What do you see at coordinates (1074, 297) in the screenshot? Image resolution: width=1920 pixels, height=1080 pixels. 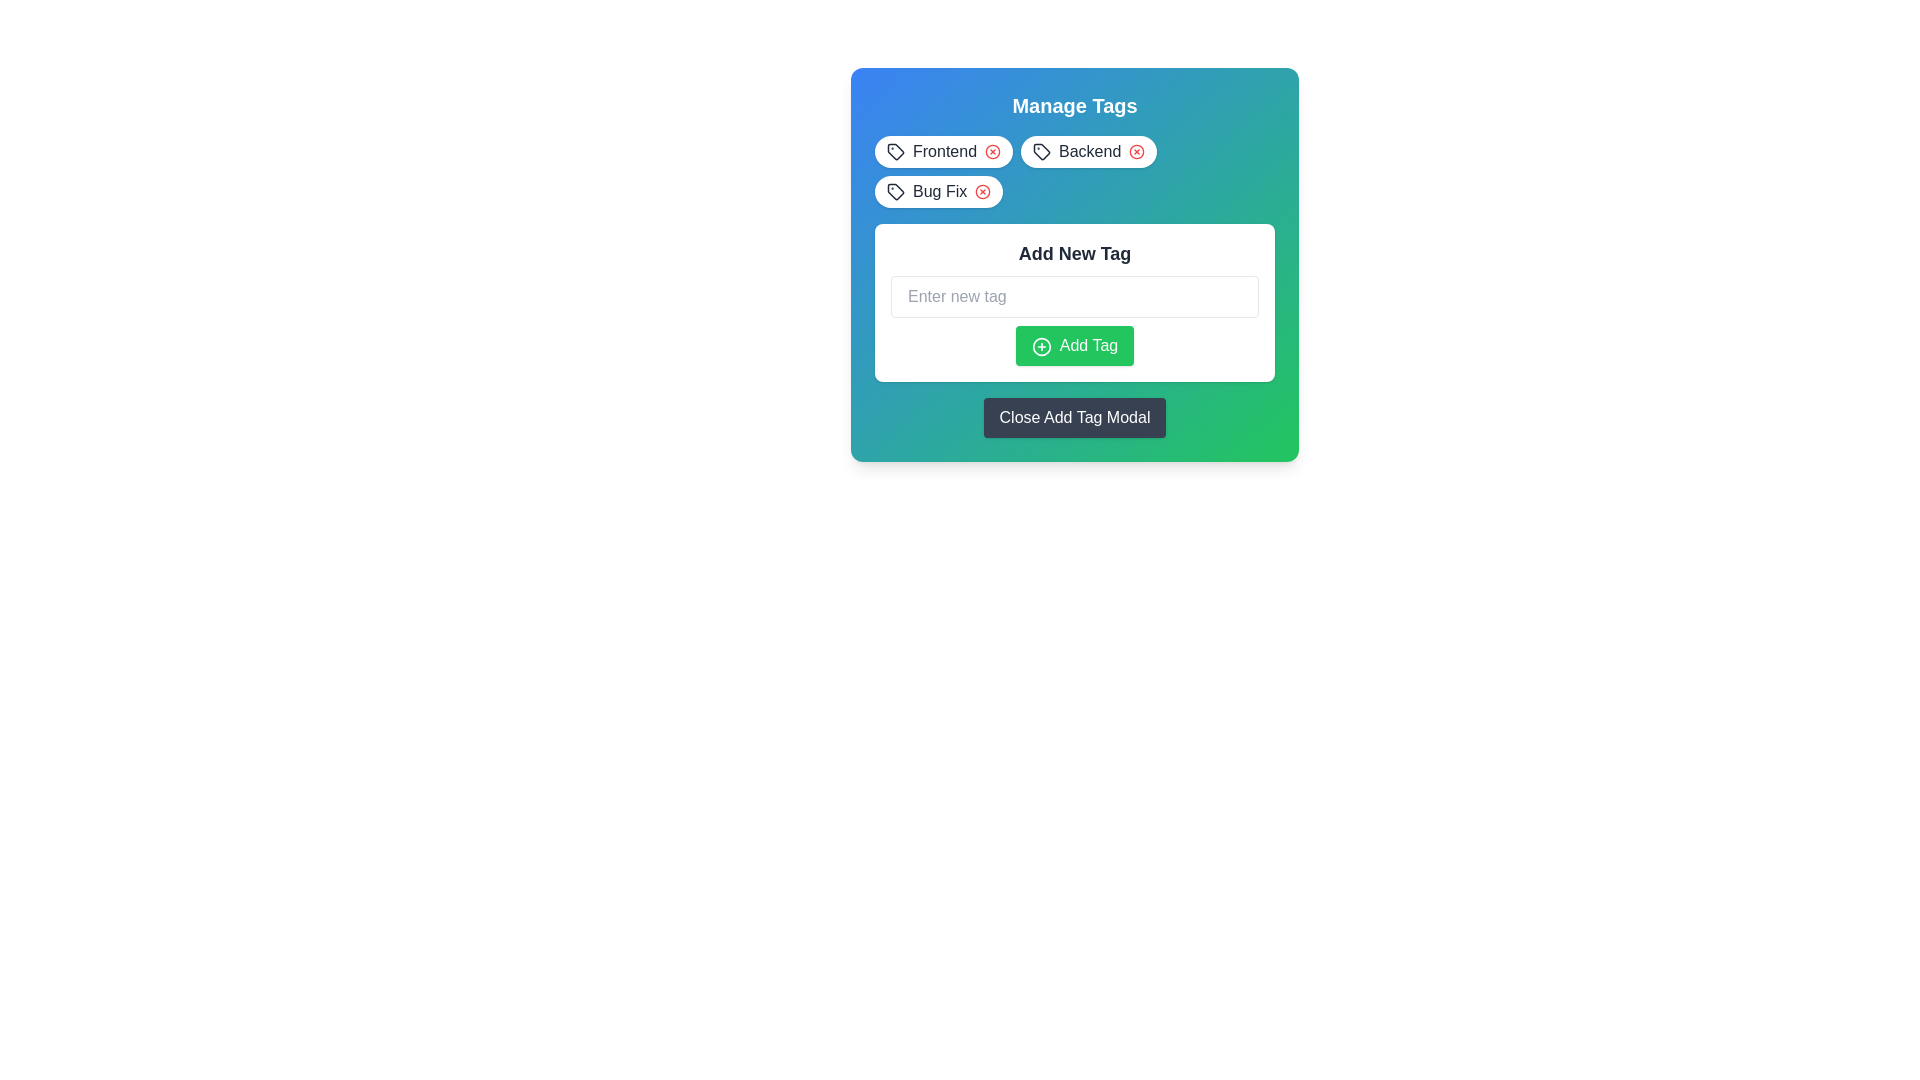 I see `the text input field for adding a new tag, located below the 'Add New Tag' heading in the modal` at bounding box center [1074, 297].